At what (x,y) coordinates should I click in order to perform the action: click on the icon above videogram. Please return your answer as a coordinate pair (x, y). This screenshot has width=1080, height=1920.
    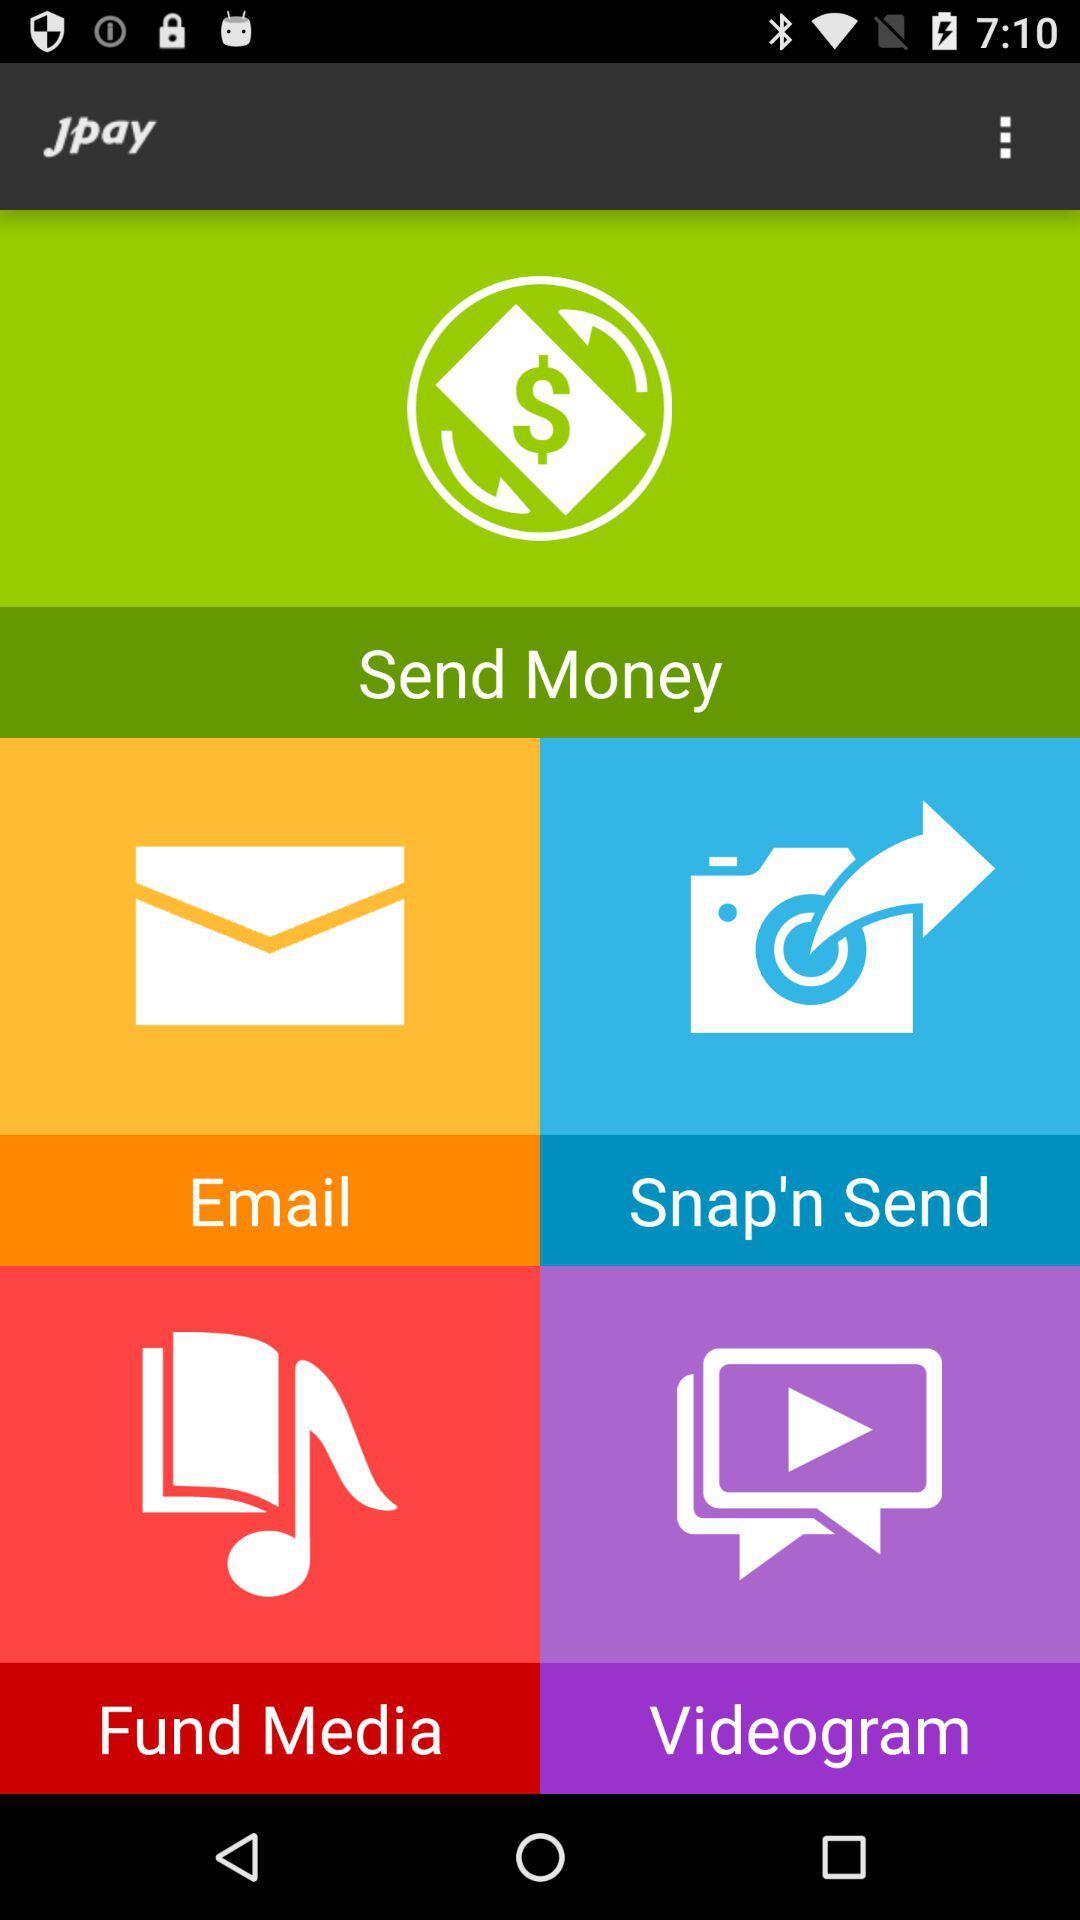
    Looking at the image, I should click on (810, 1464).